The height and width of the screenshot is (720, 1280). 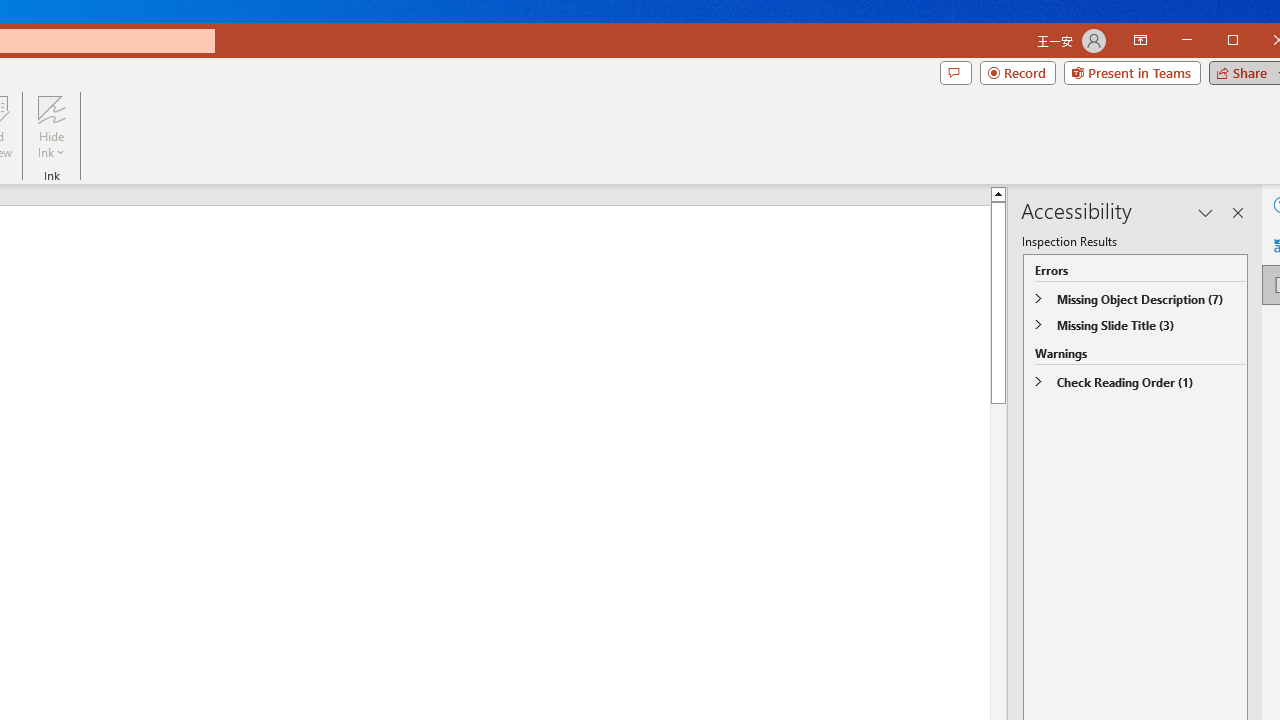 What do you see at coordinates (1238, 42) in the screenshot?
I see `'Minimize'` at bounding box center [1238, 42].